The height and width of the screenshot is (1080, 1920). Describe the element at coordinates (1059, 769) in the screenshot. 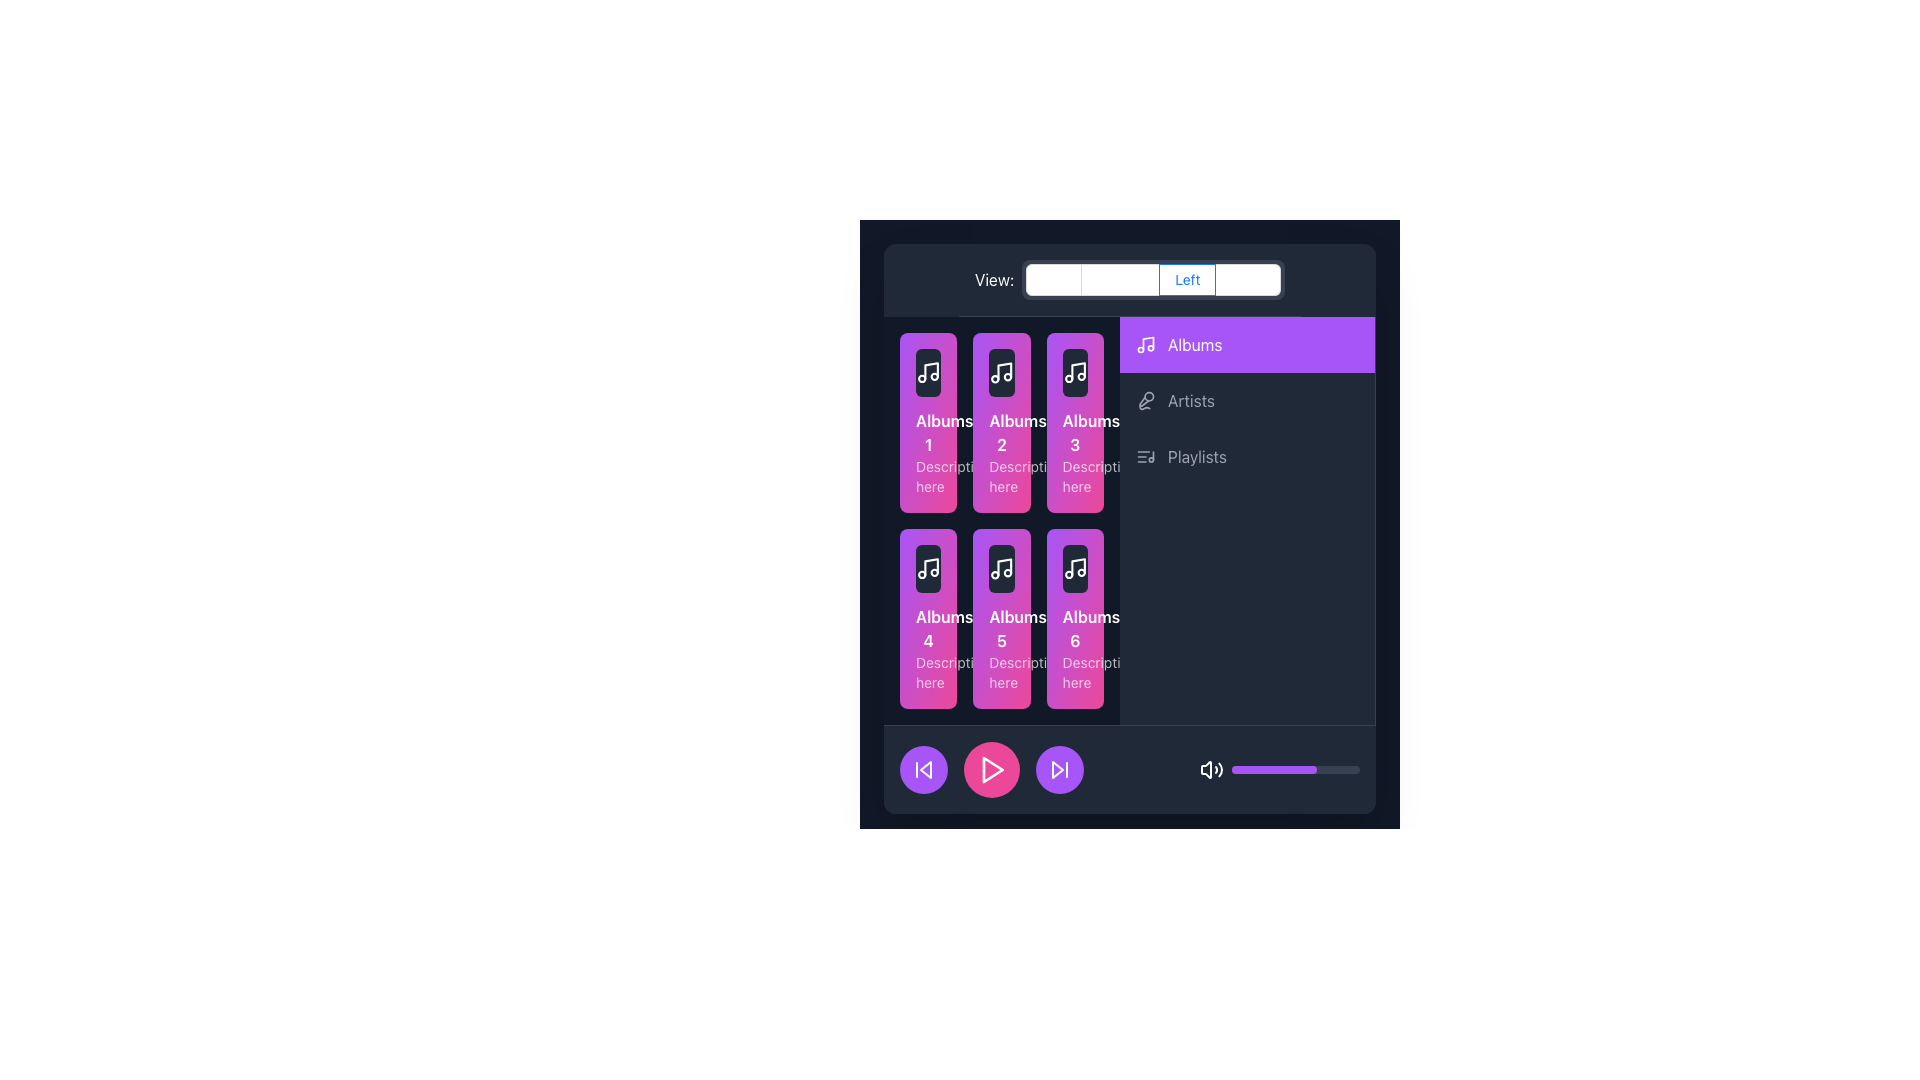

I see `the rightmost button in a horizontal arrangement of three circular buttons at the bottom of the interface to change its background color` at that location.